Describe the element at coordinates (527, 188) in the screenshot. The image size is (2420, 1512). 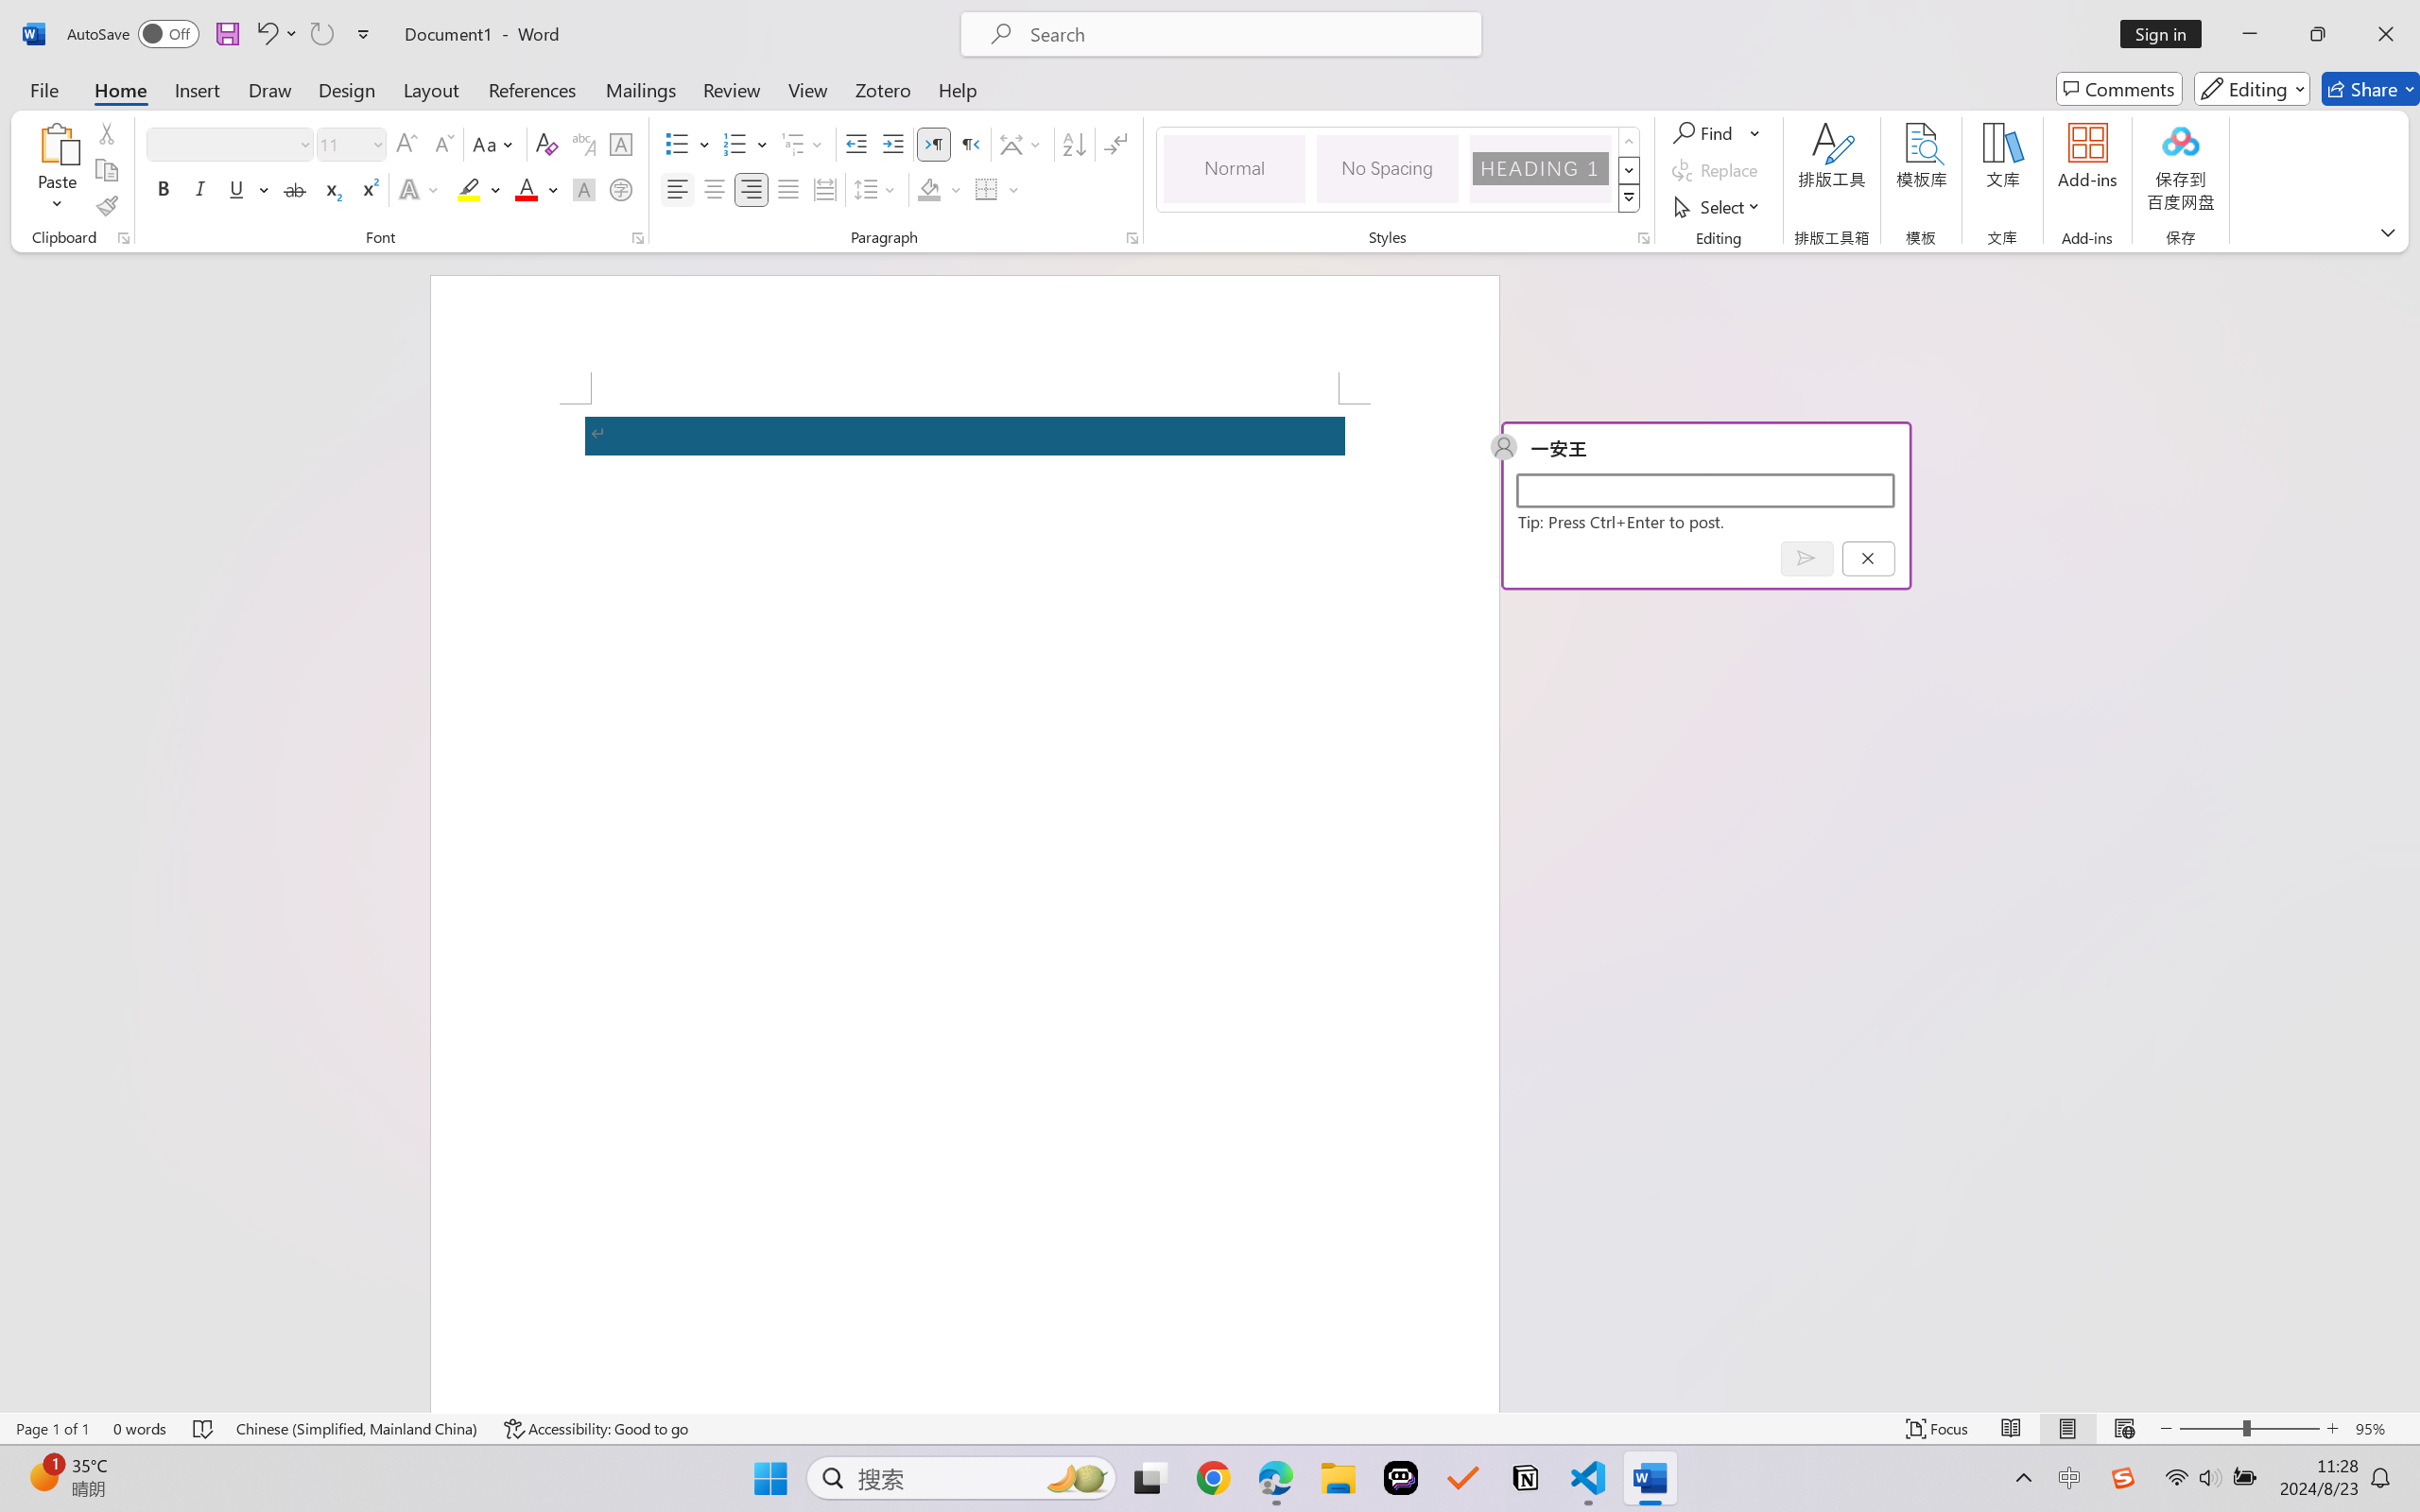
I see `'Font Color RGB(255, 0, 0)'` at that location.